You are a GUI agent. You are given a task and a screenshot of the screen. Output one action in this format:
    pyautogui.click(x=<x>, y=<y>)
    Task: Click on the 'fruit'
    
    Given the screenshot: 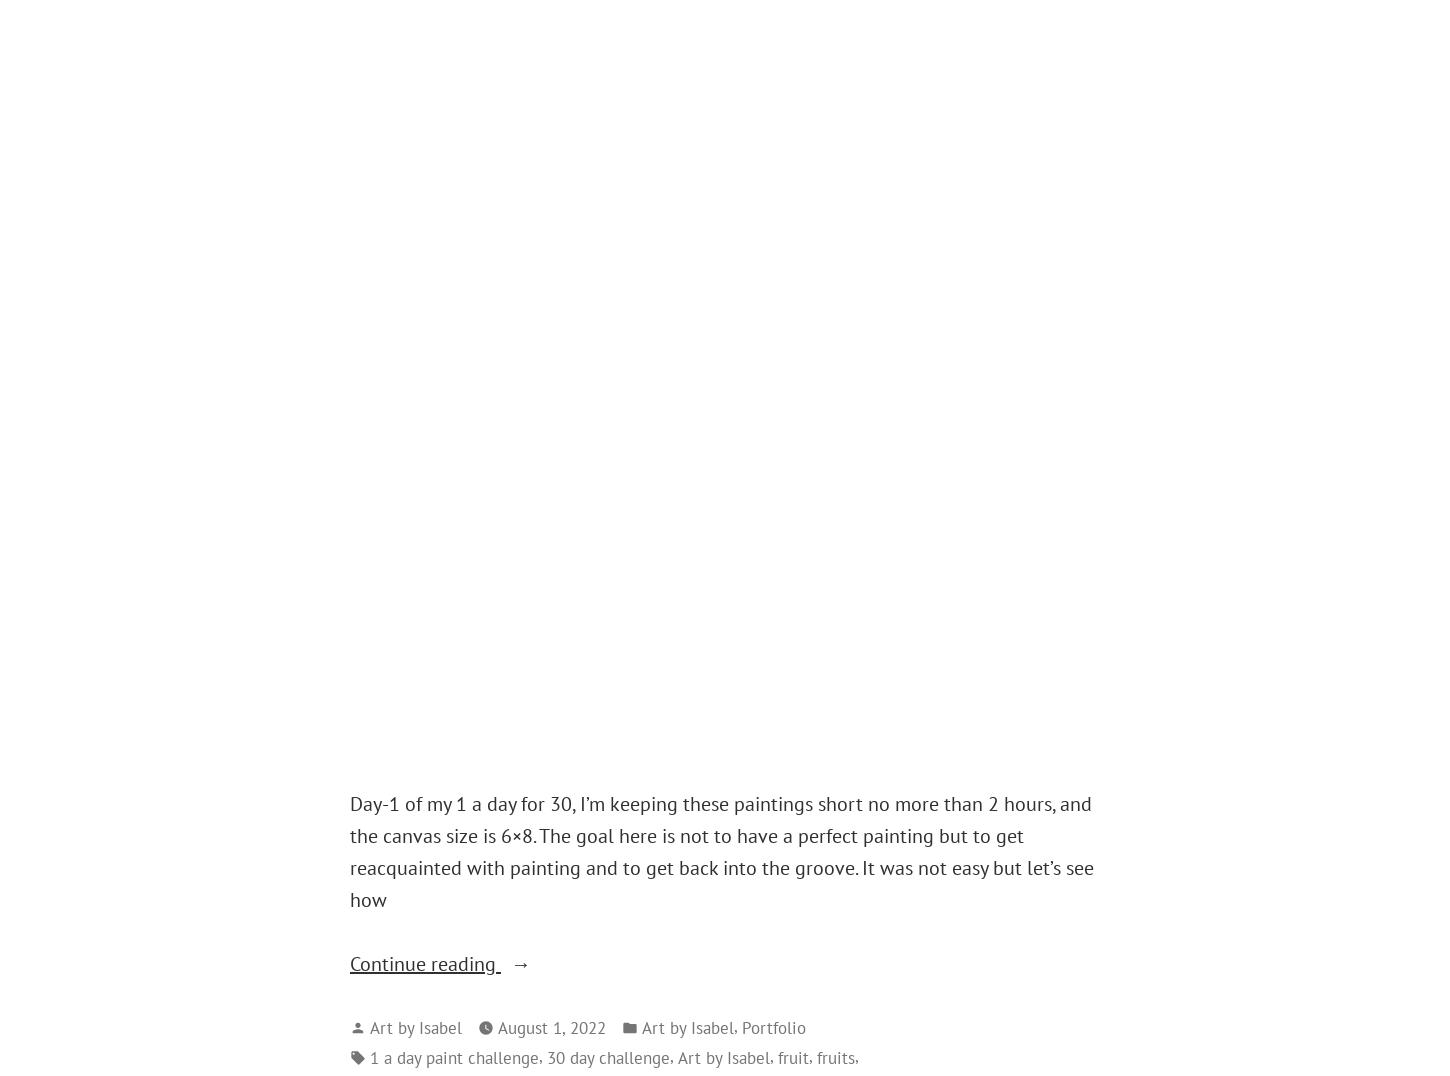 What is the action you would take?
    pyautogui.click(x=793, y=1056)
    